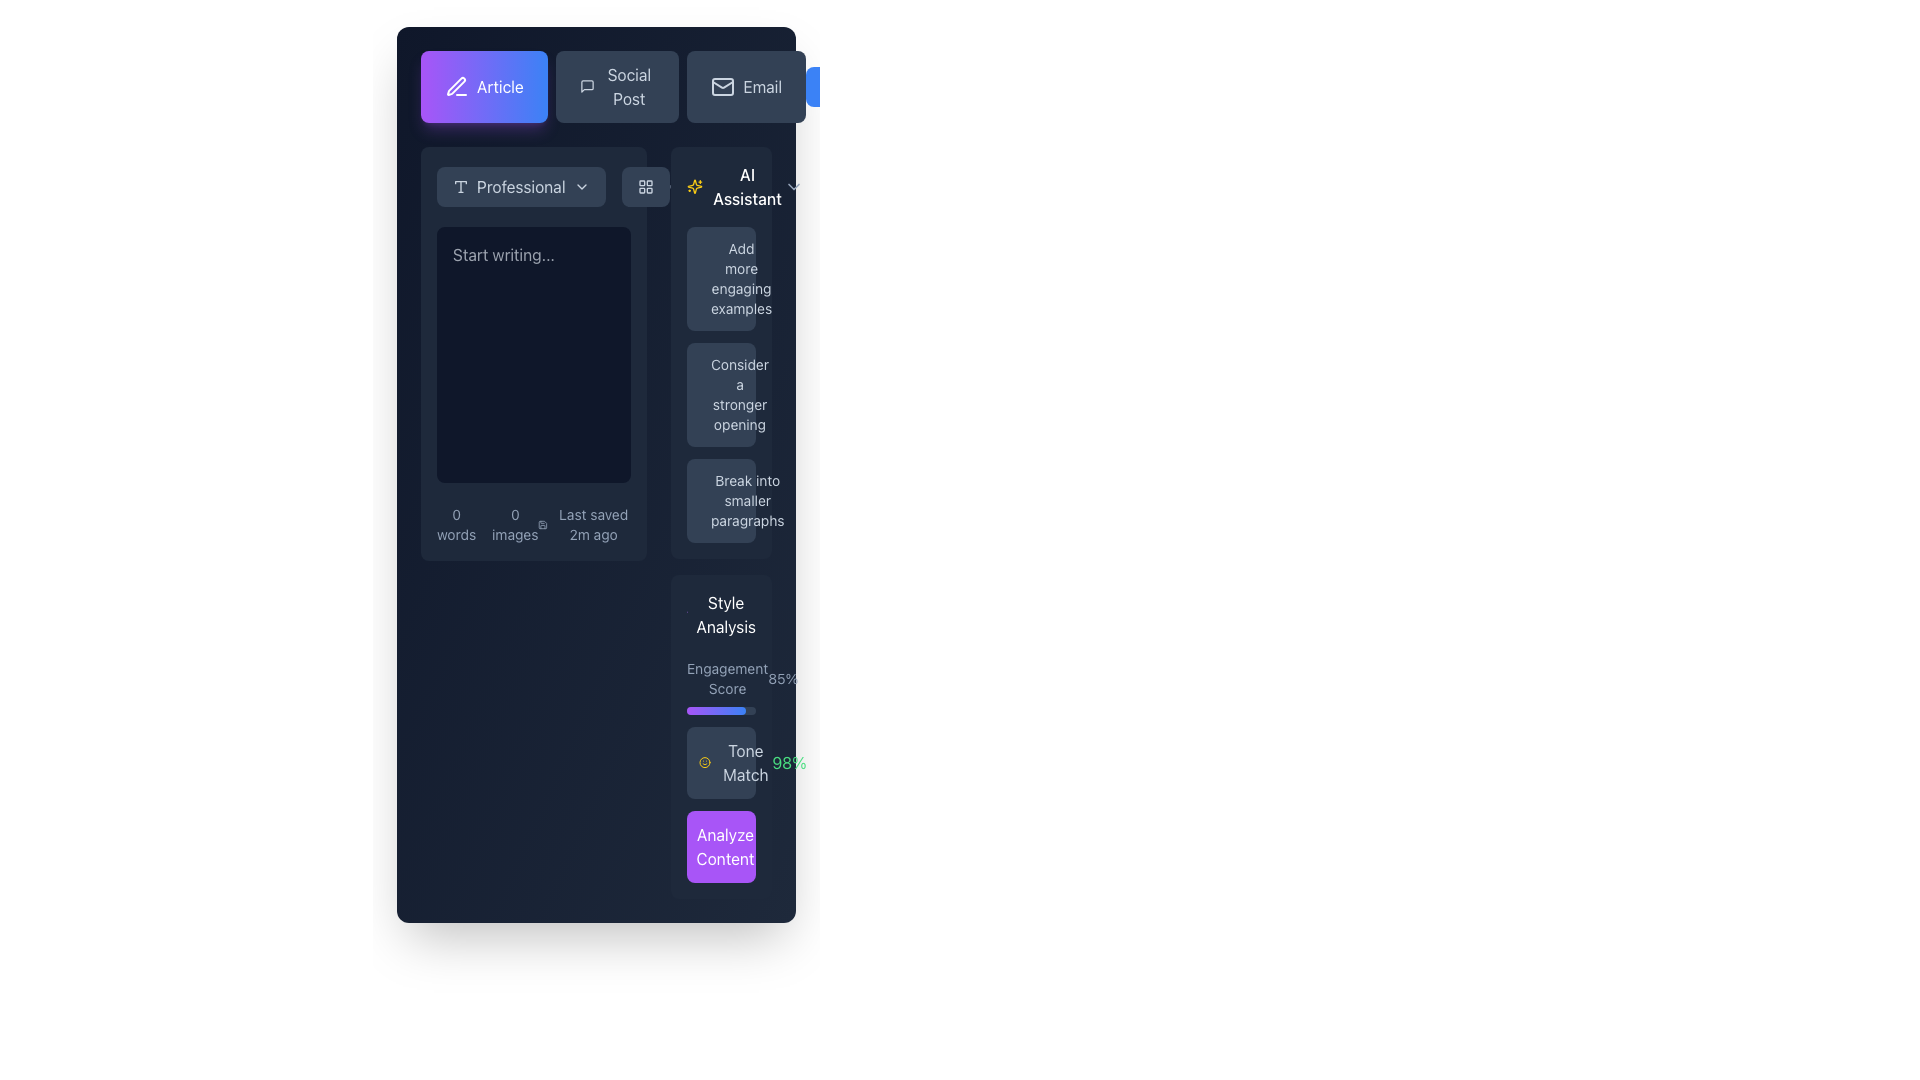 The height and width of the screenshot is (1080, 1920). I want to click on the second button in the 'AI Assistant' suggestions to apply the recommendation, so click(720, 352).